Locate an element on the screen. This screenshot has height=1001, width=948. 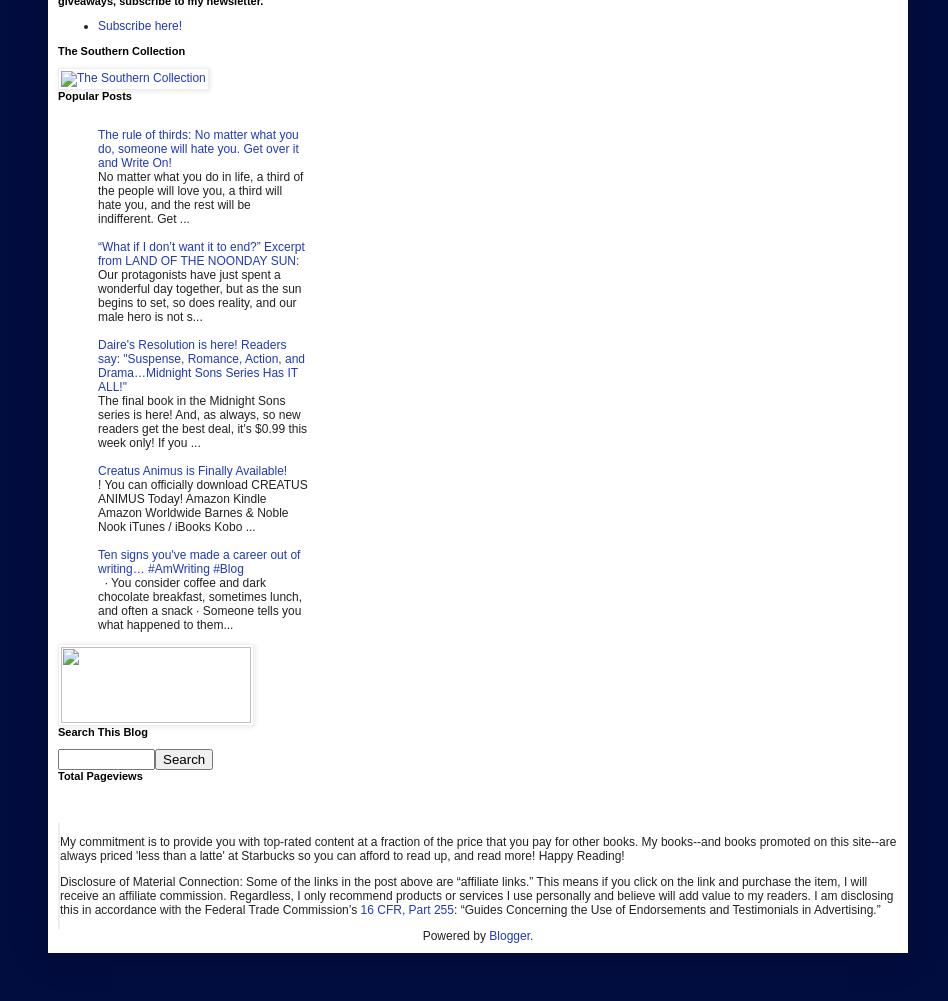
'Blogger' is located at coordinates (509, 935).